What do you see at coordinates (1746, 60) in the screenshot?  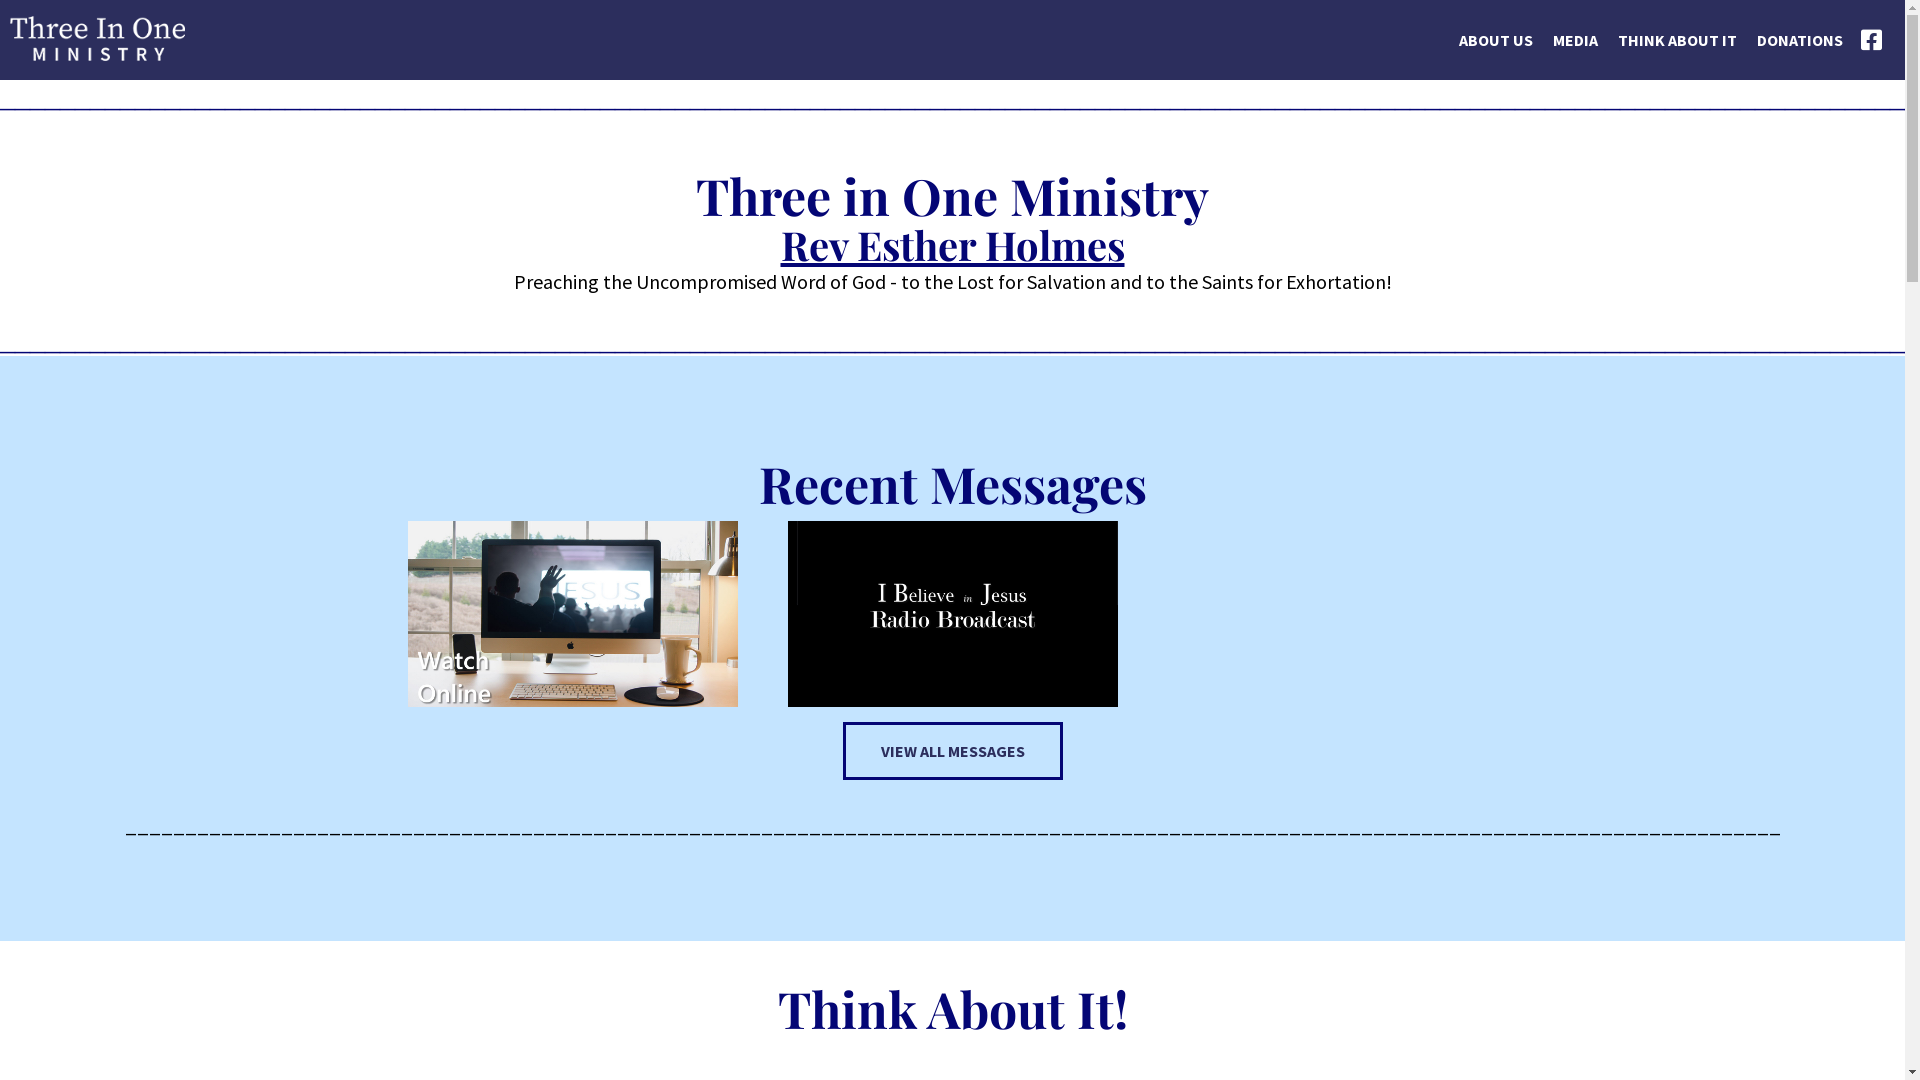 I see `'DONATIONS'` at bounding box center [1746, 60].